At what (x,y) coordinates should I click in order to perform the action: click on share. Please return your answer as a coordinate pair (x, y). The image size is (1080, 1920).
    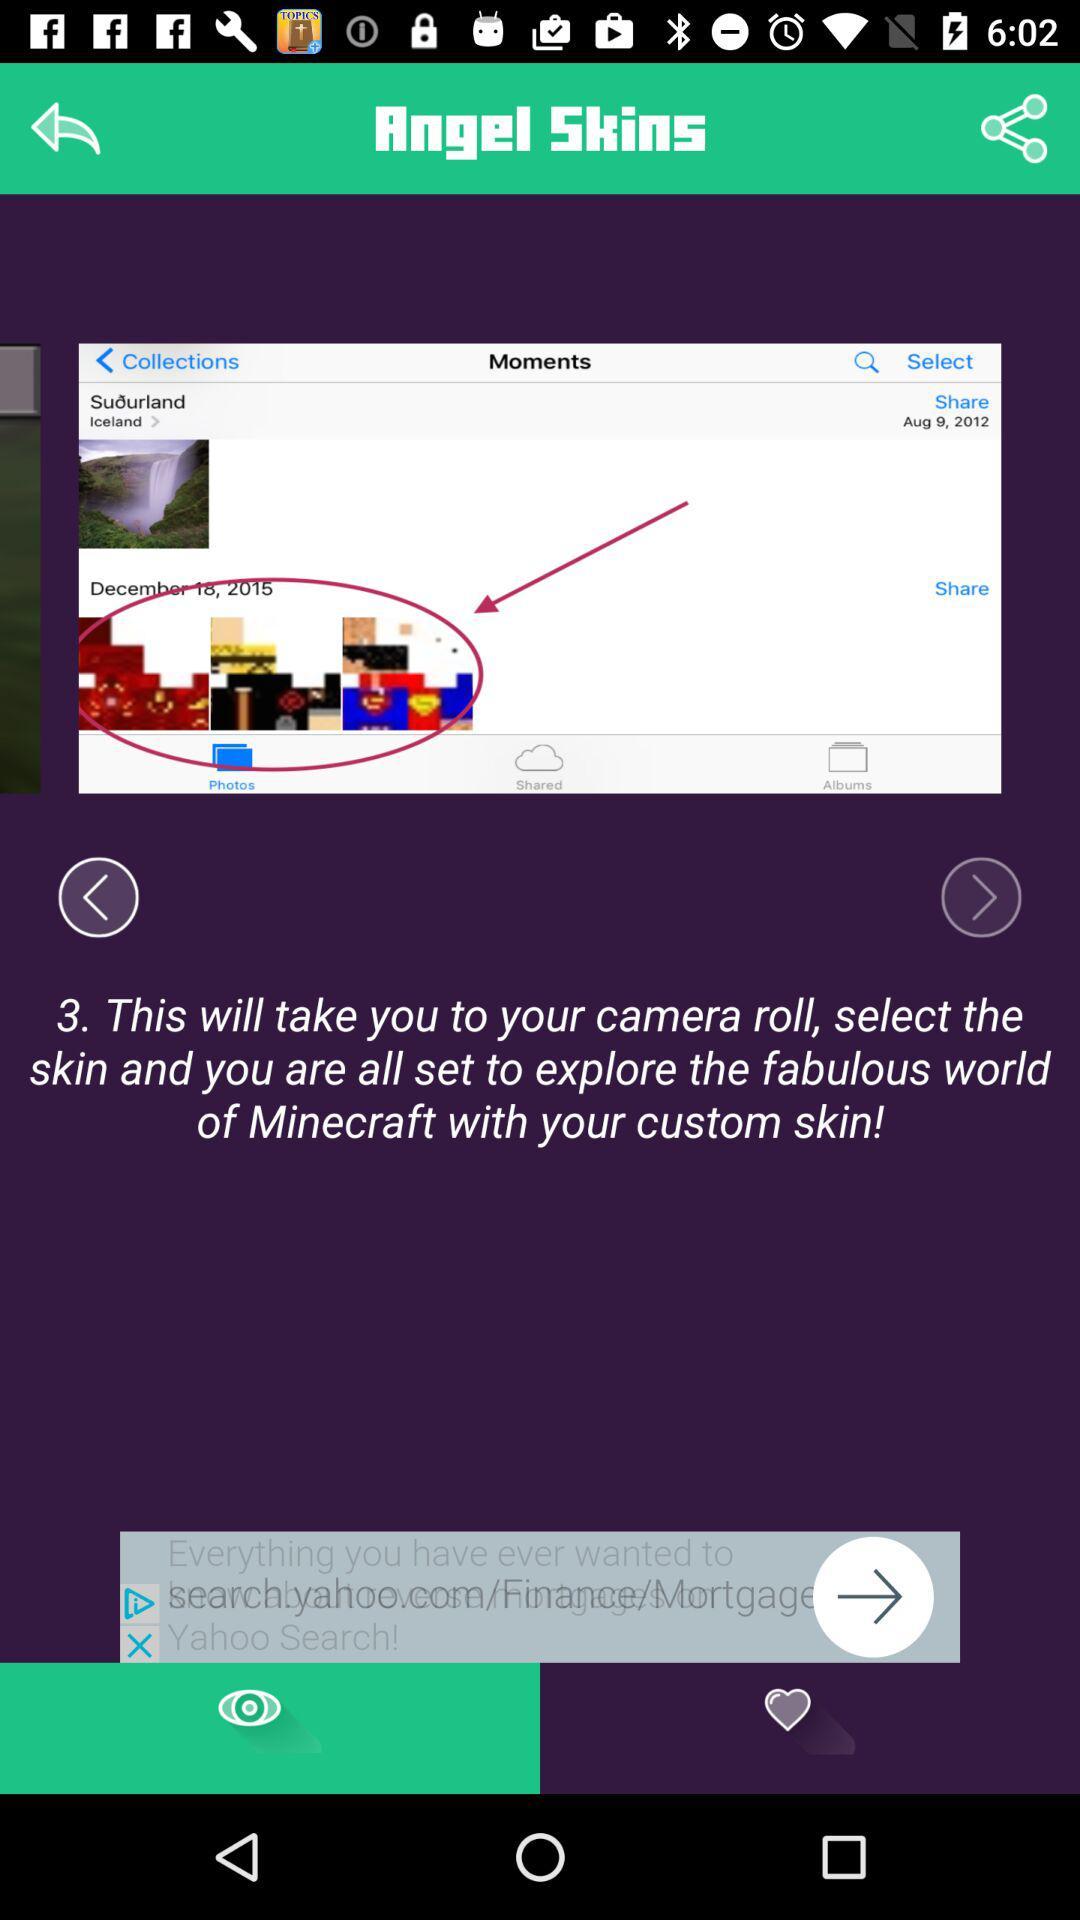
    Looking at the image, I should click on (1014, 127).